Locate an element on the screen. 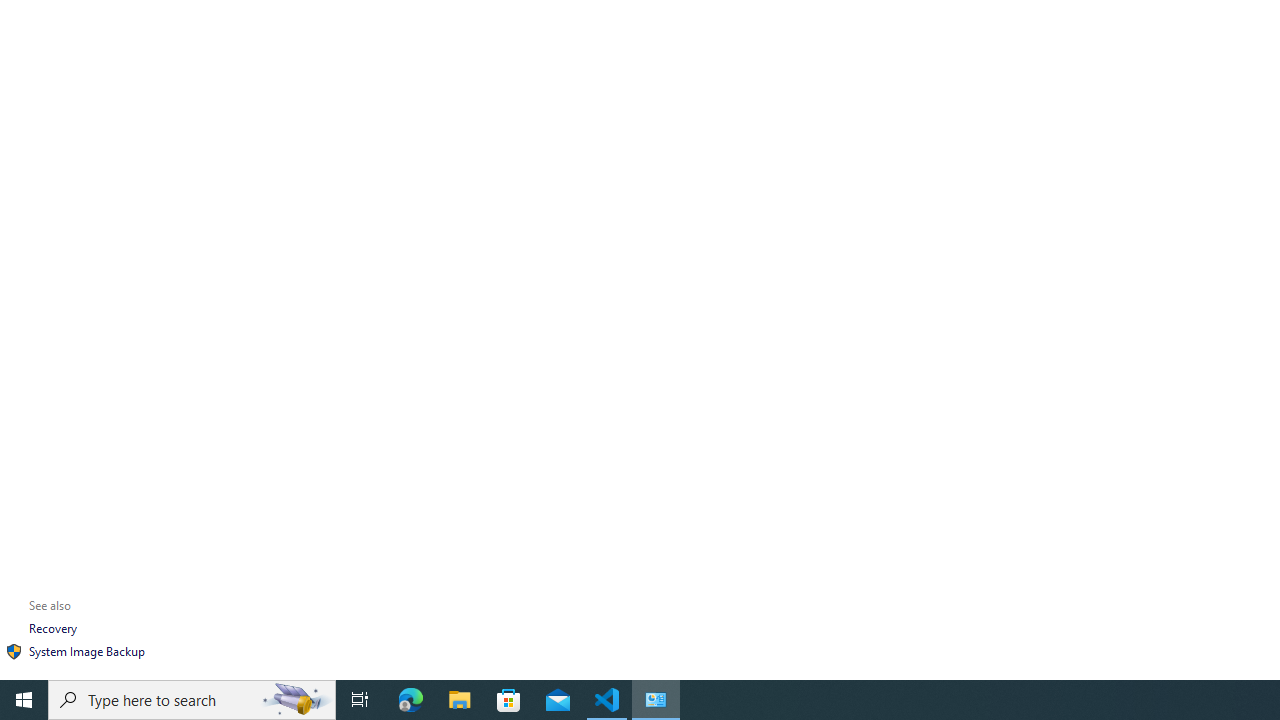  'Icon' is located at coordinates (14, 651).